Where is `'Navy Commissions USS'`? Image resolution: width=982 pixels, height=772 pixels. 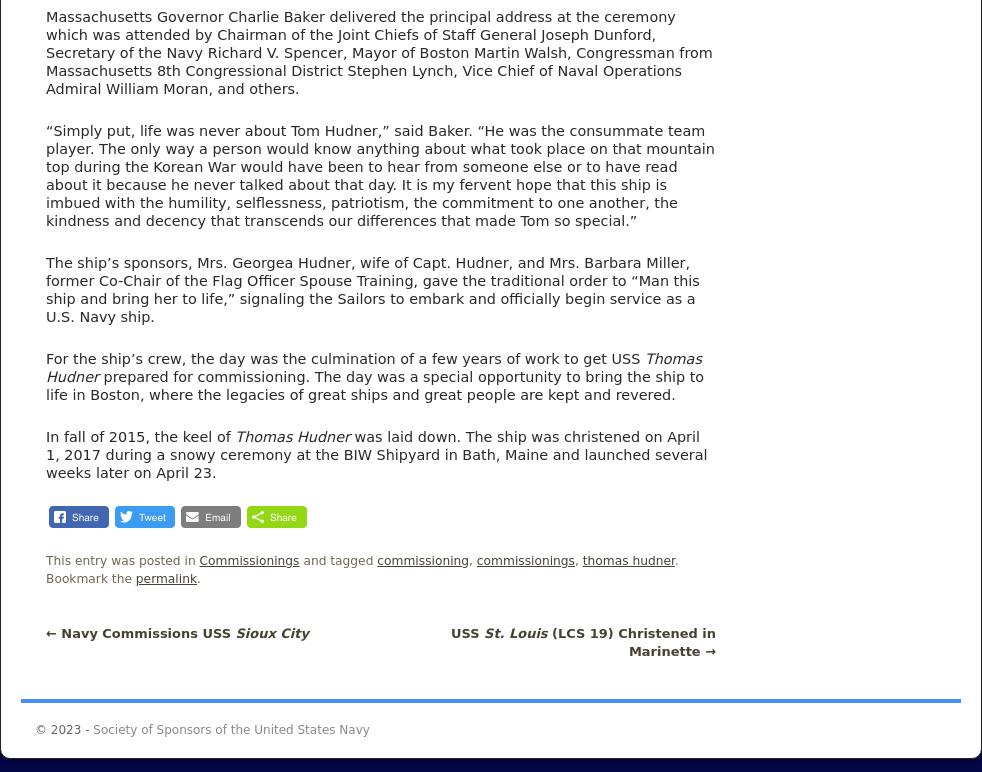 'Navy Commissions USS' is located at coordinates (144, 631).